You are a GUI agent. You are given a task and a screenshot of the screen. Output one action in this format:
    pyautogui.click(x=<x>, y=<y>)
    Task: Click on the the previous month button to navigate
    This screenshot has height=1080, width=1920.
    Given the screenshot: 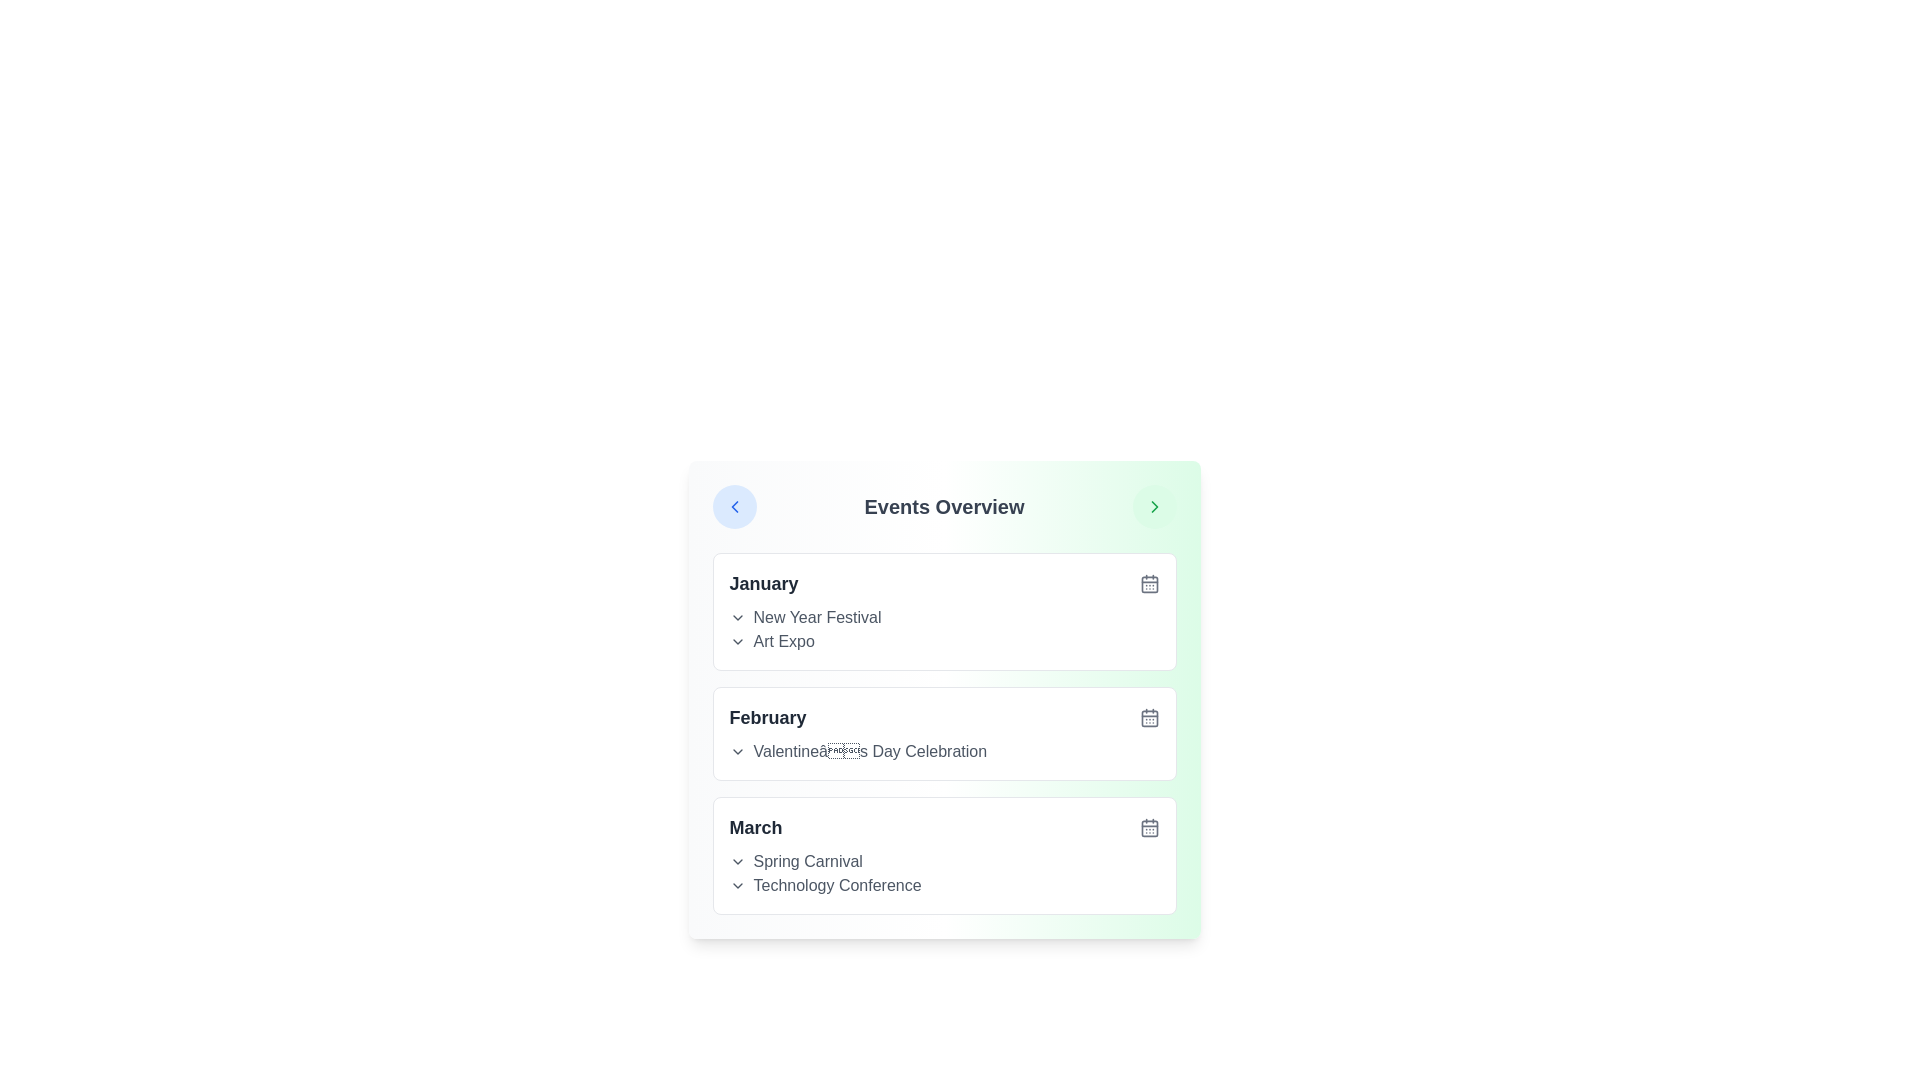 What is the action you would take?
    pyautogui.click(x=733, y=505)
    